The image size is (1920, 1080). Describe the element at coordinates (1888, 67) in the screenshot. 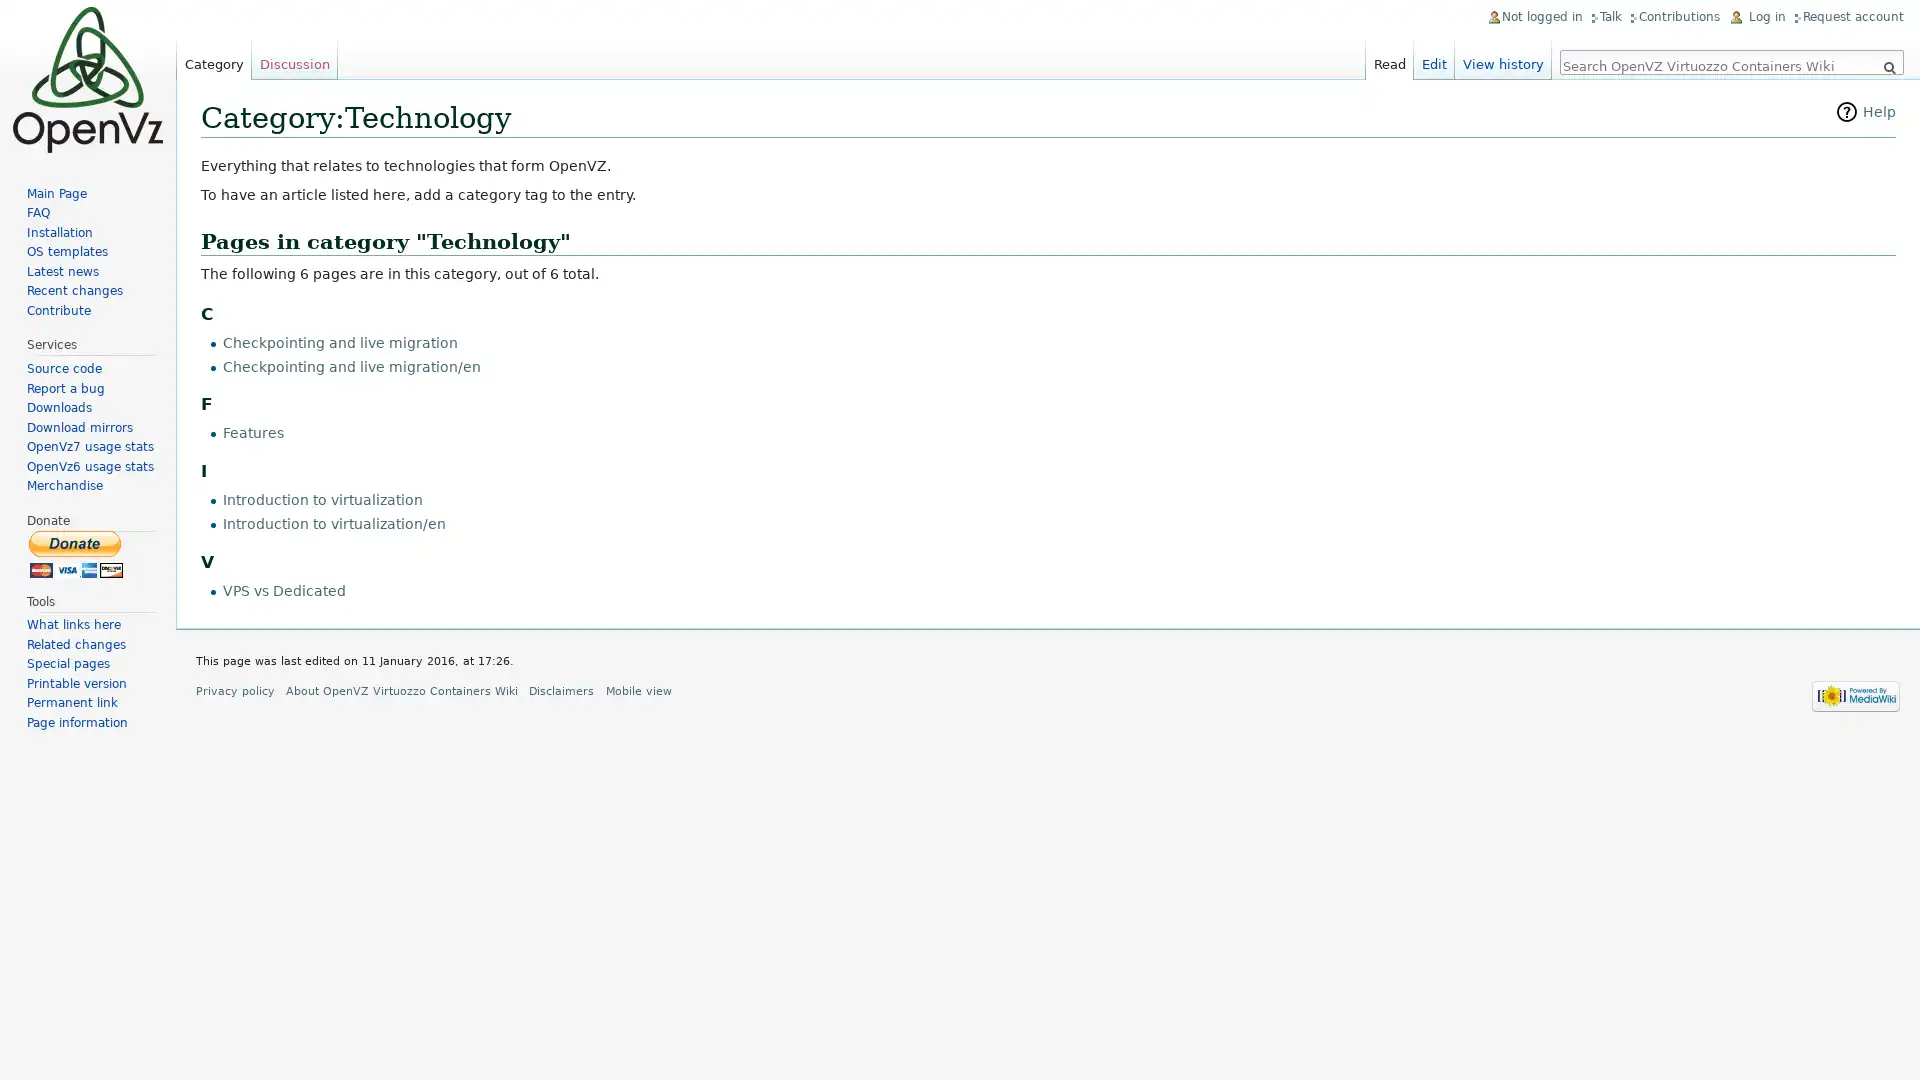

I see `Go` at that location.